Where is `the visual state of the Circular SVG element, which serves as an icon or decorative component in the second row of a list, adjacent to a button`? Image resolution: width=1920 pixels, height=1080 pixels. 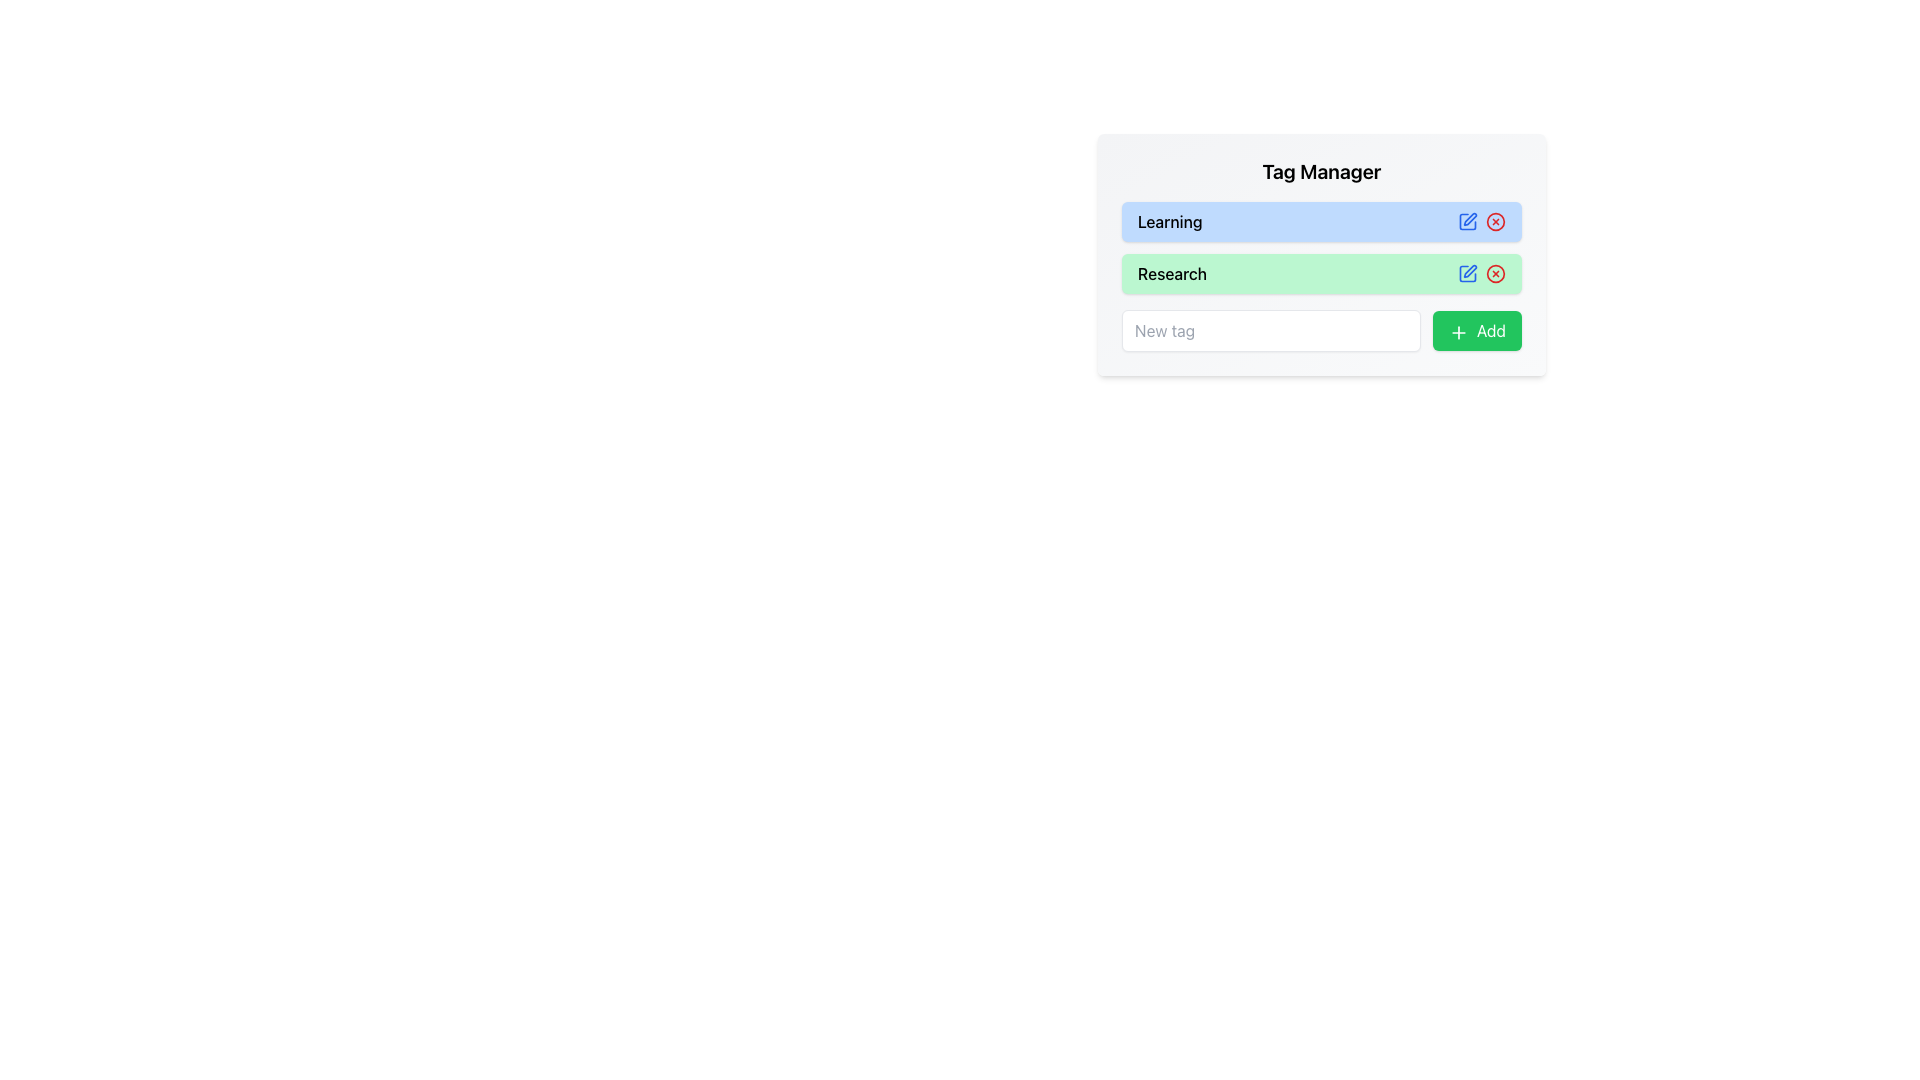 the visual state of the Circular SVG element, which serves as an icon or decorative component in the second row of a list, adjacent to a button is located at coordinates (1496, 273).